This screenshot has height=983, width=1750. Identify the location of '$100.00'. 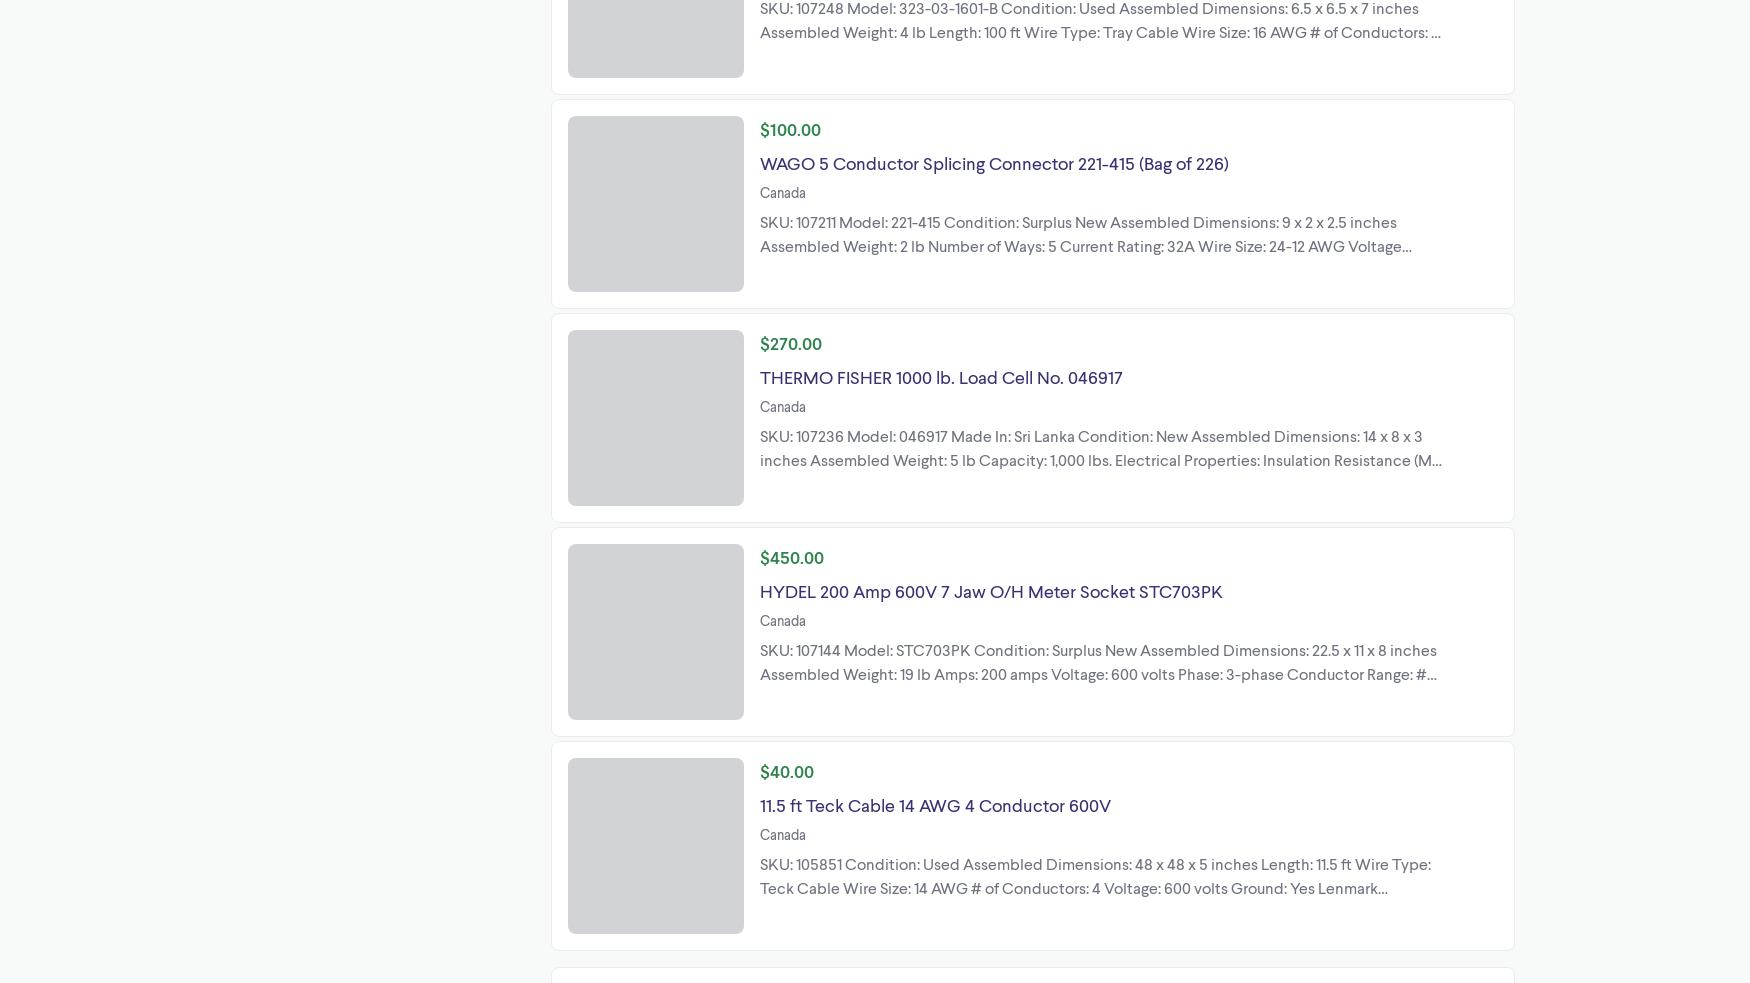
(789, 126).